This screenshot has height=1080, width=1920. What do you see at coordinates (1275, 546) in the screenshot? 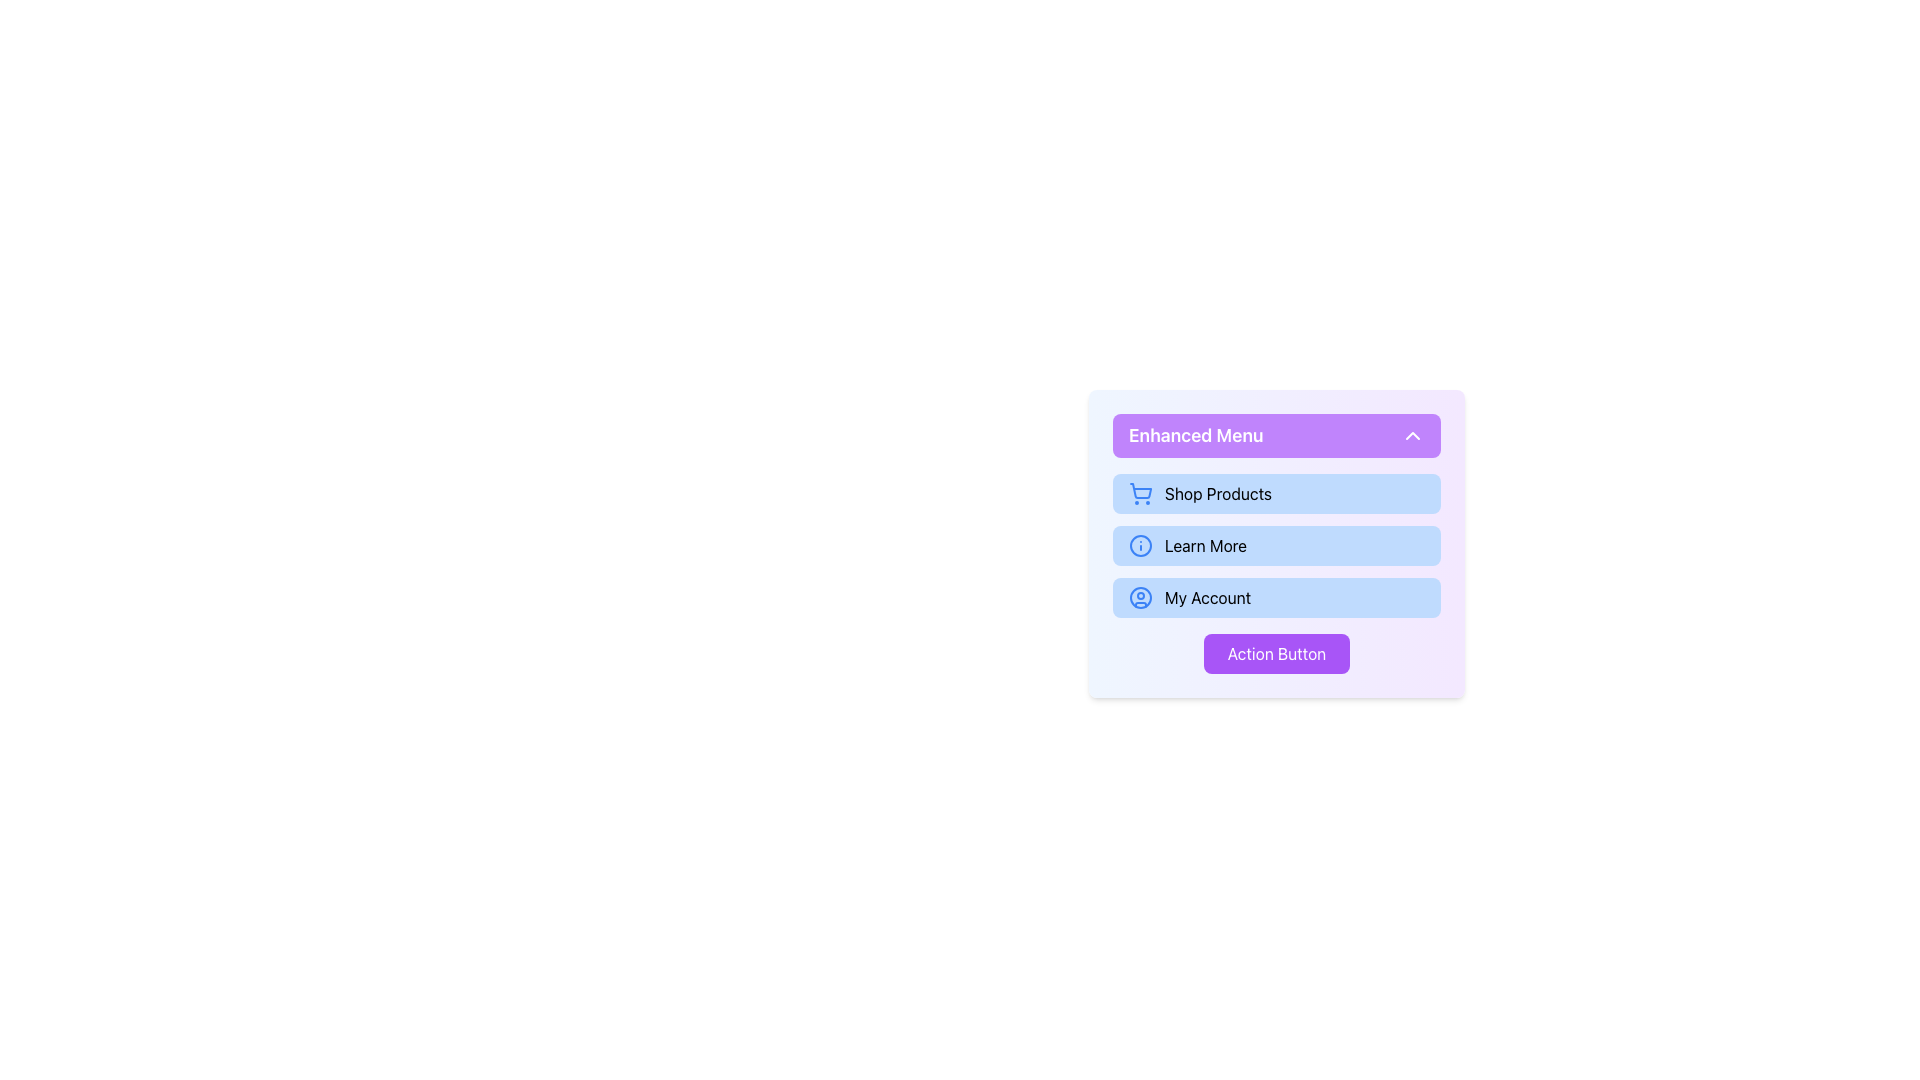
I see `the second button under the 'Enhanced Menu' section to learn more about the related subject` at bounding box center [1275, 546].